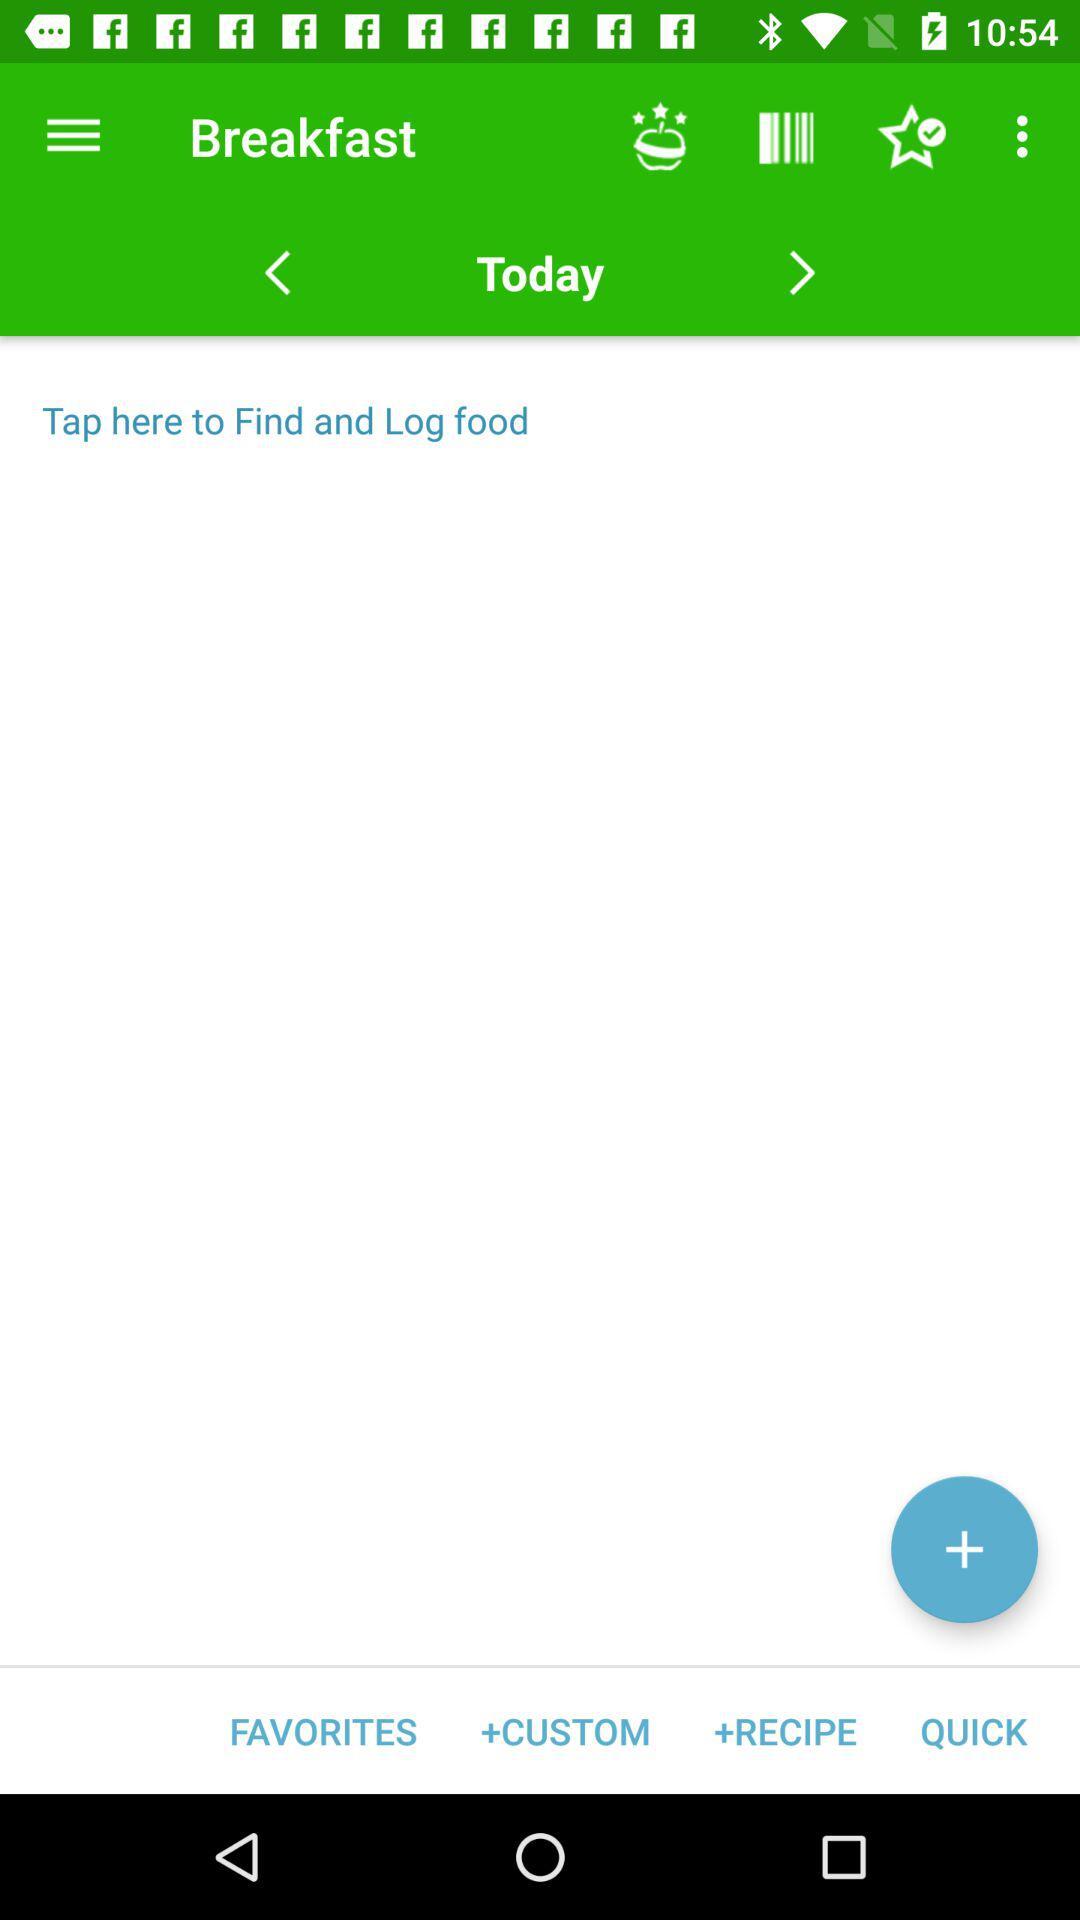 The width and height of the screenshot is (1080, 1920). Describe the element at coordinates (801, 272) in the screenshot. I see `next day` at that location.